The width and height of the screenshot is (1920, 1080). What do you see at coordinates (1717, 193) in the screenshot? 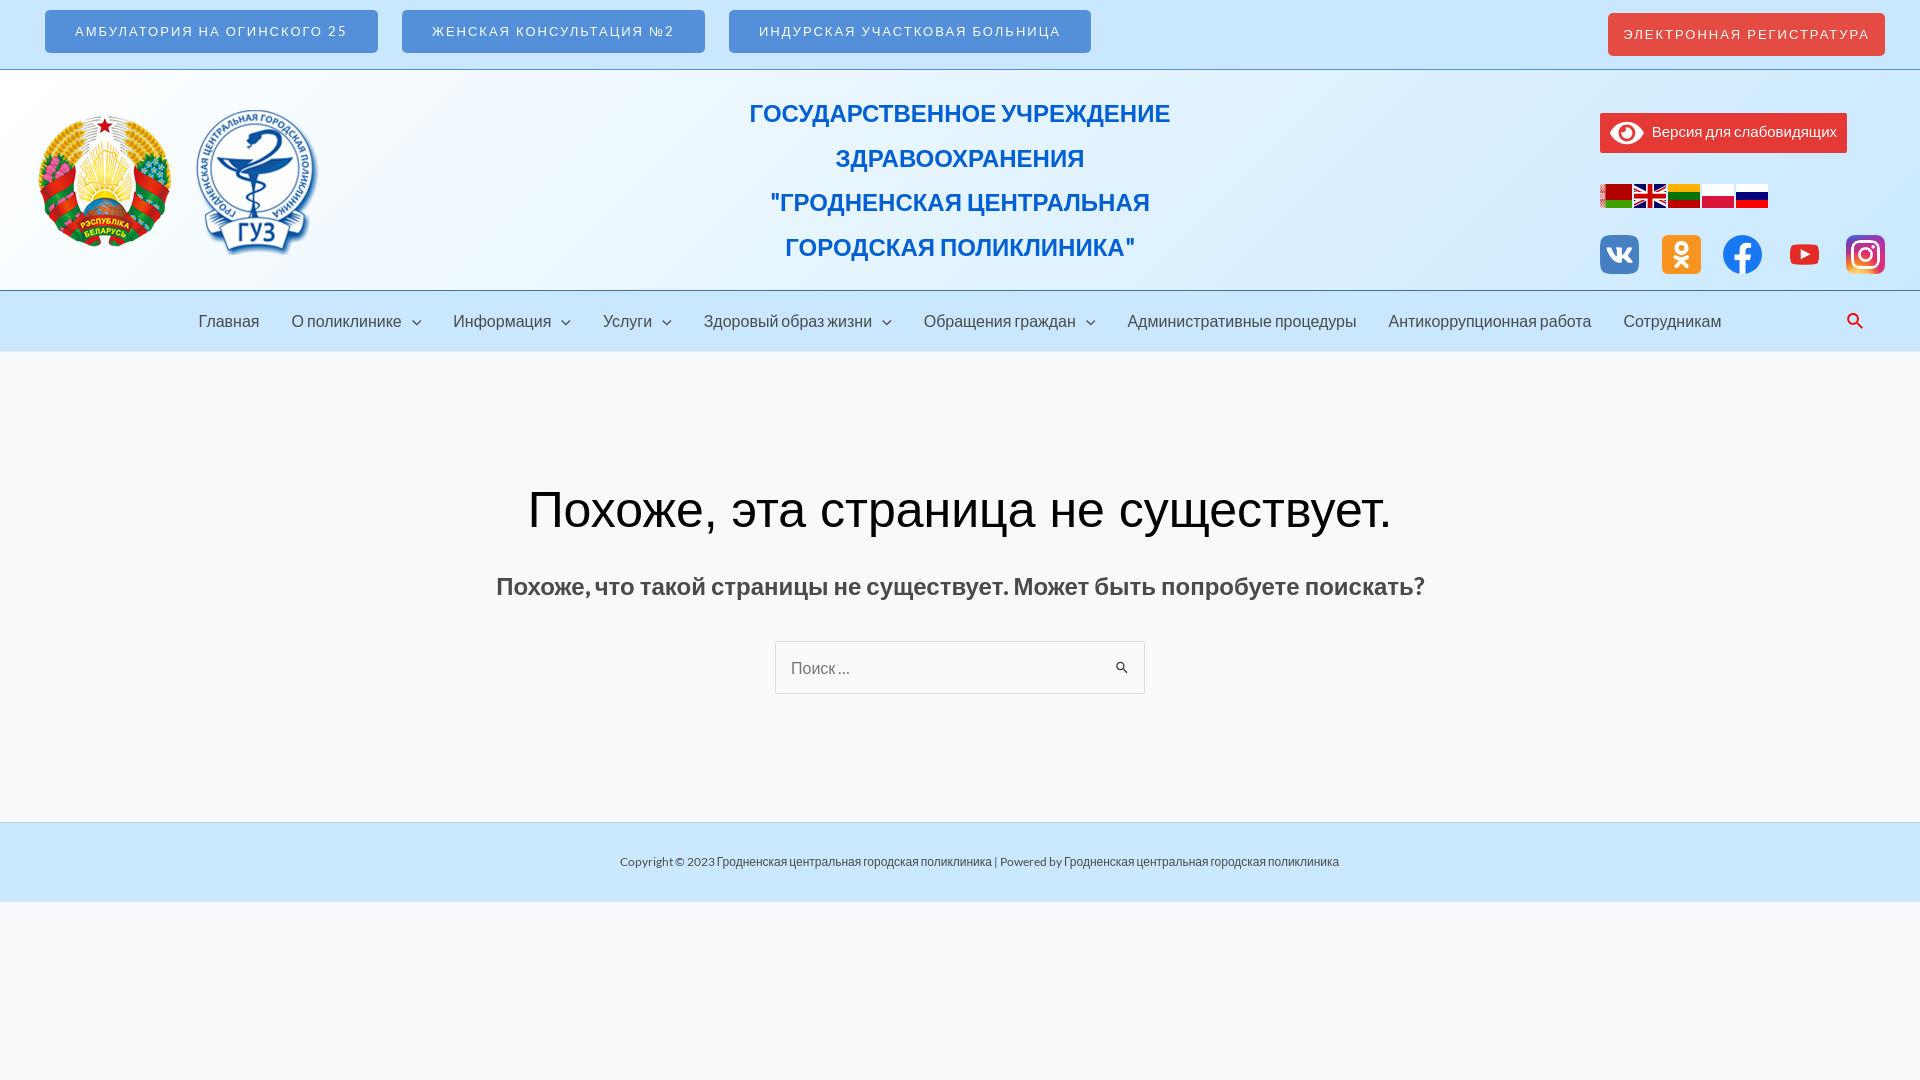
I see `'Polish'` at bounding box center [1717, 193].